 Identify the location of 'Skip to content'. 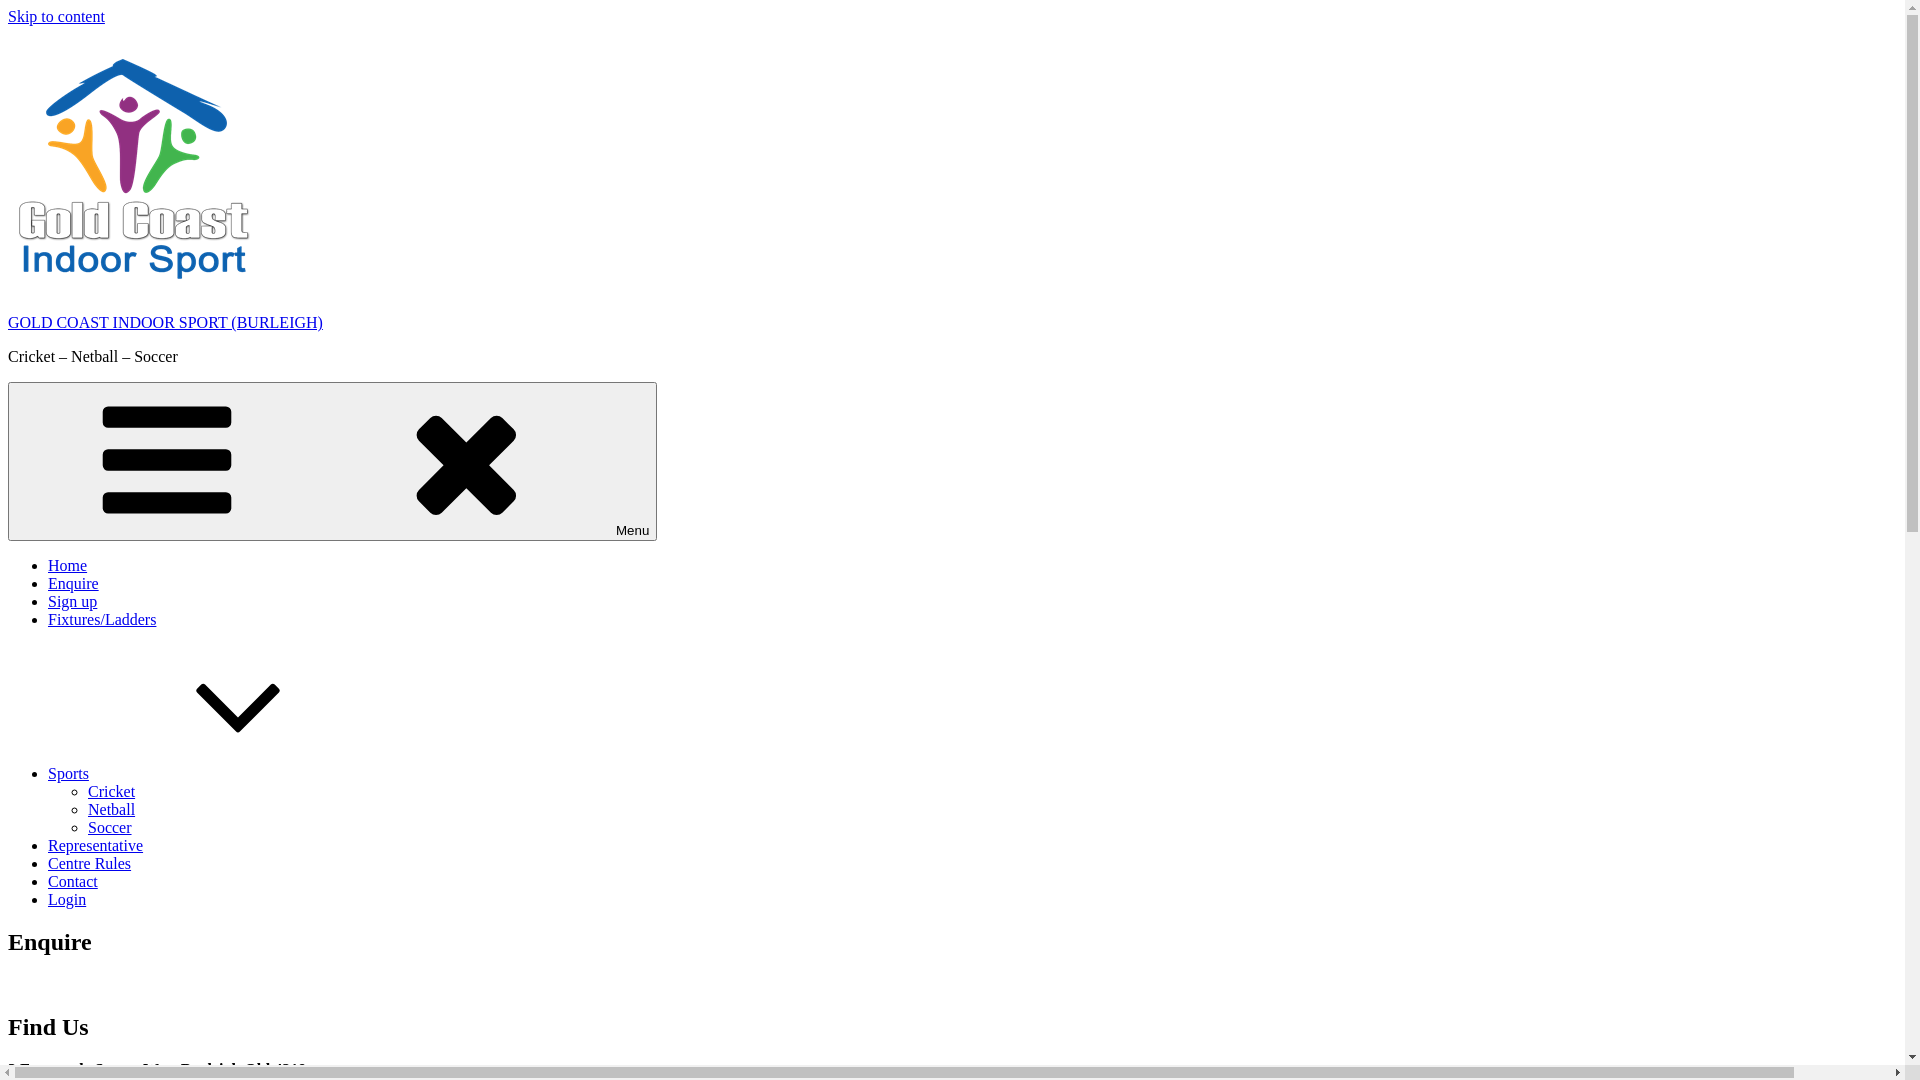
(56, 16).